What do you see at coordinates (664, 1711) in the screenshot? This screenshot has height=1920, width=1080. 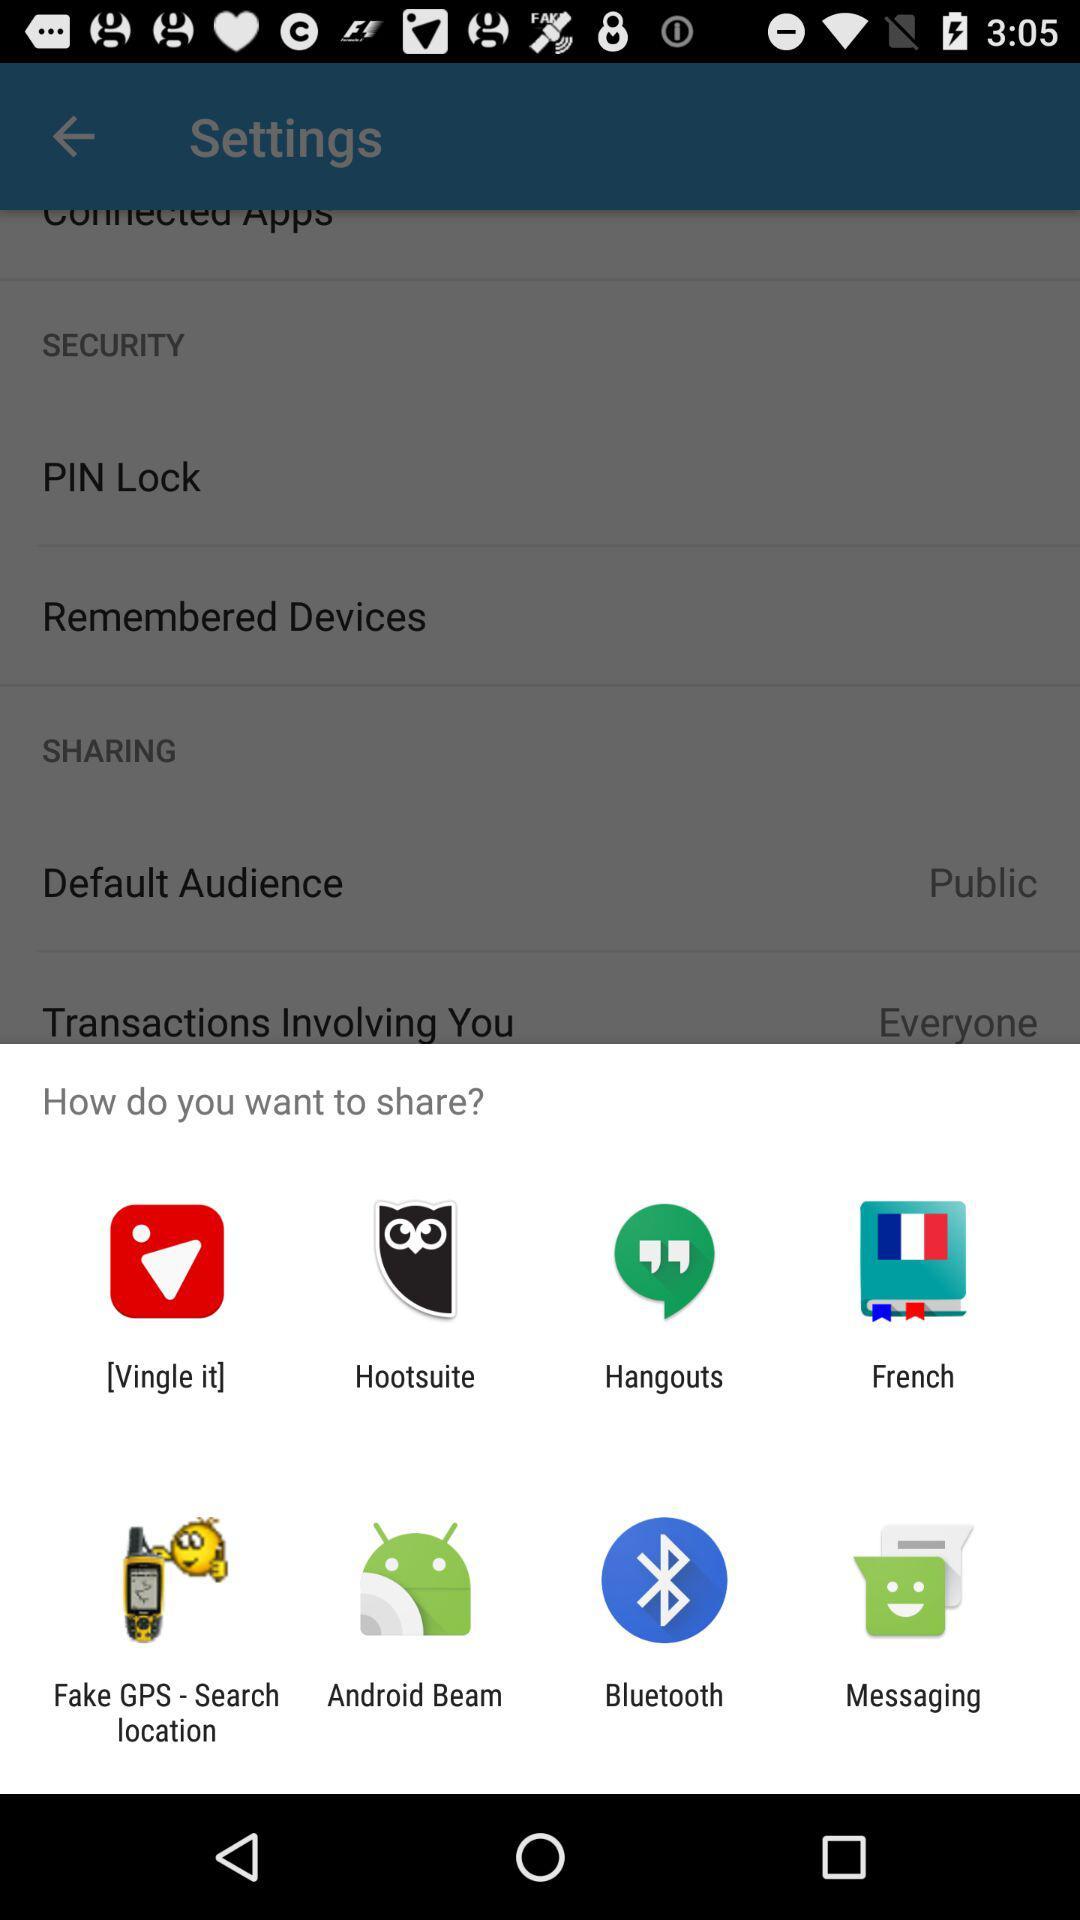 I see `the bluetooth icon` at bounding box center [664, 1711].